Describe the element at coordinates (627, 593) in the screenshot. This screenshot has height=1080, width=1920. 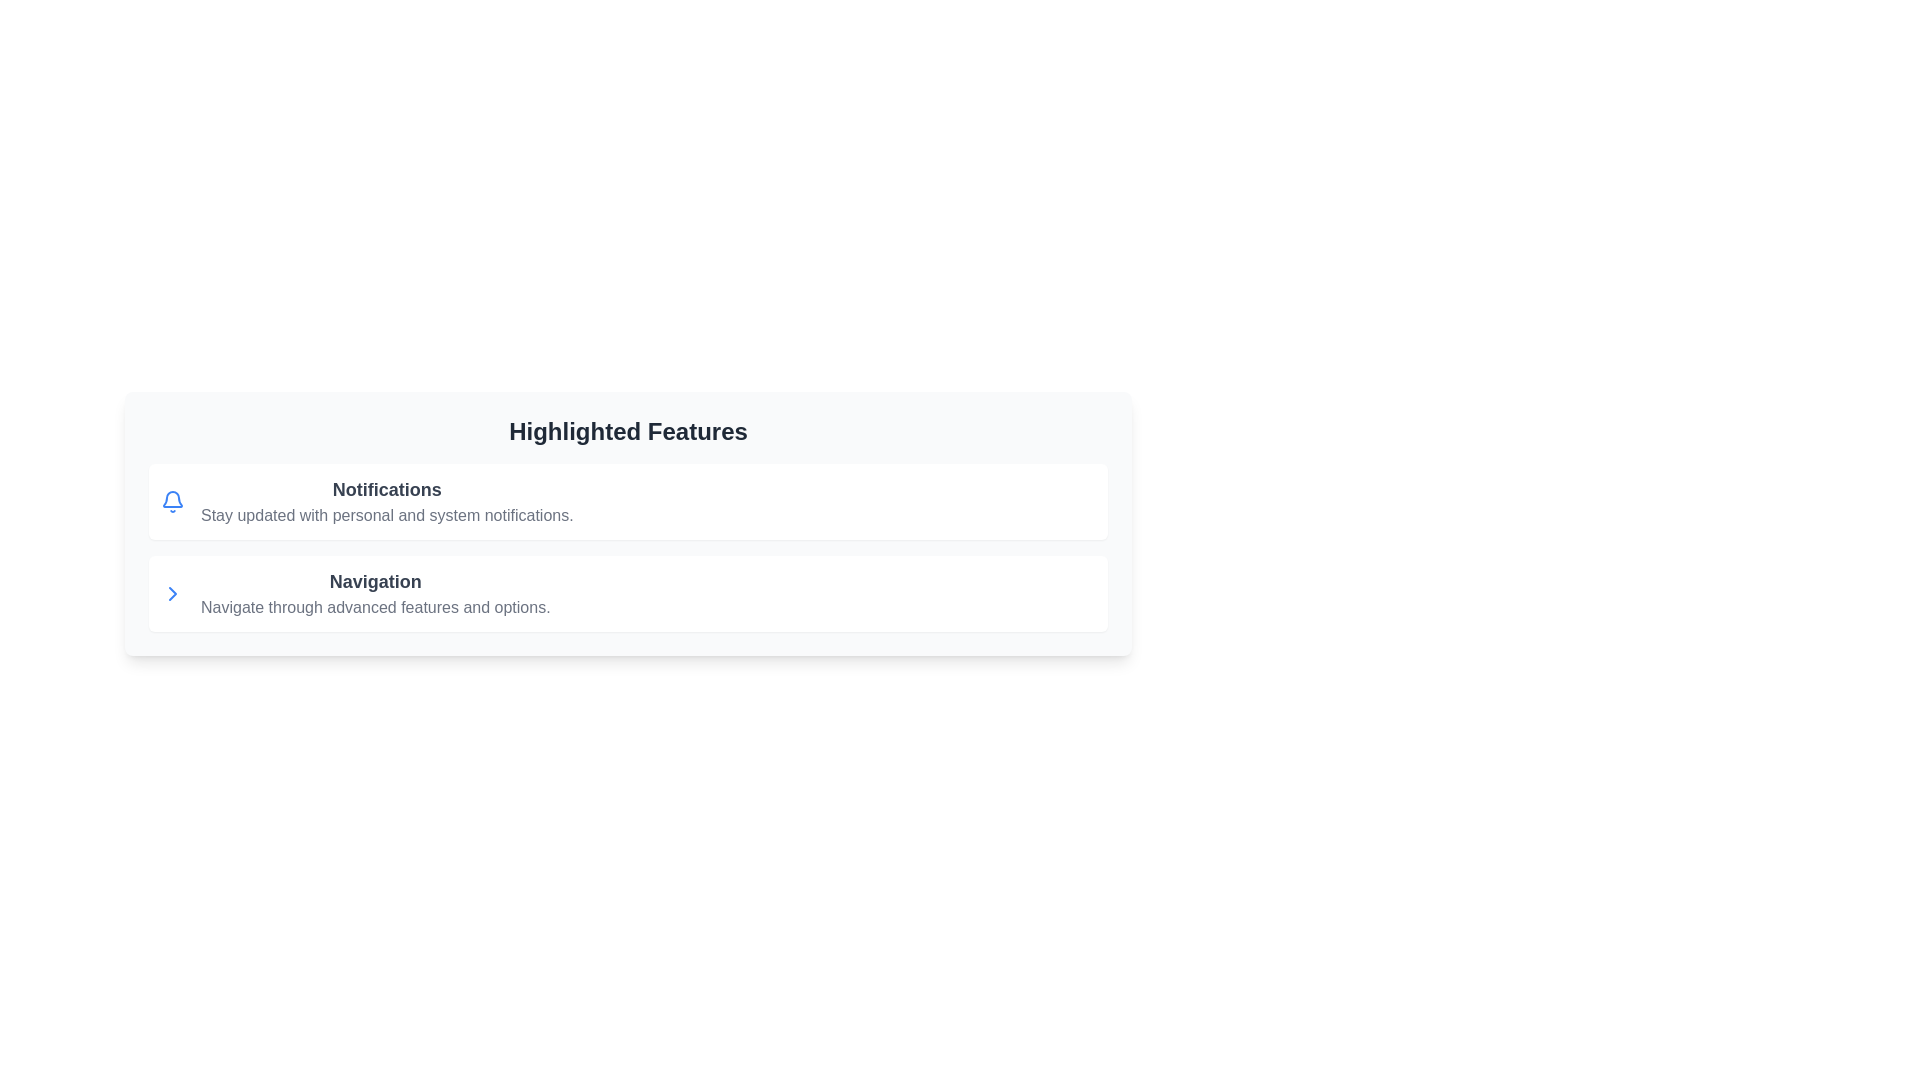
I see `the title 'Navigation' of the Feature entry item element` at that location.